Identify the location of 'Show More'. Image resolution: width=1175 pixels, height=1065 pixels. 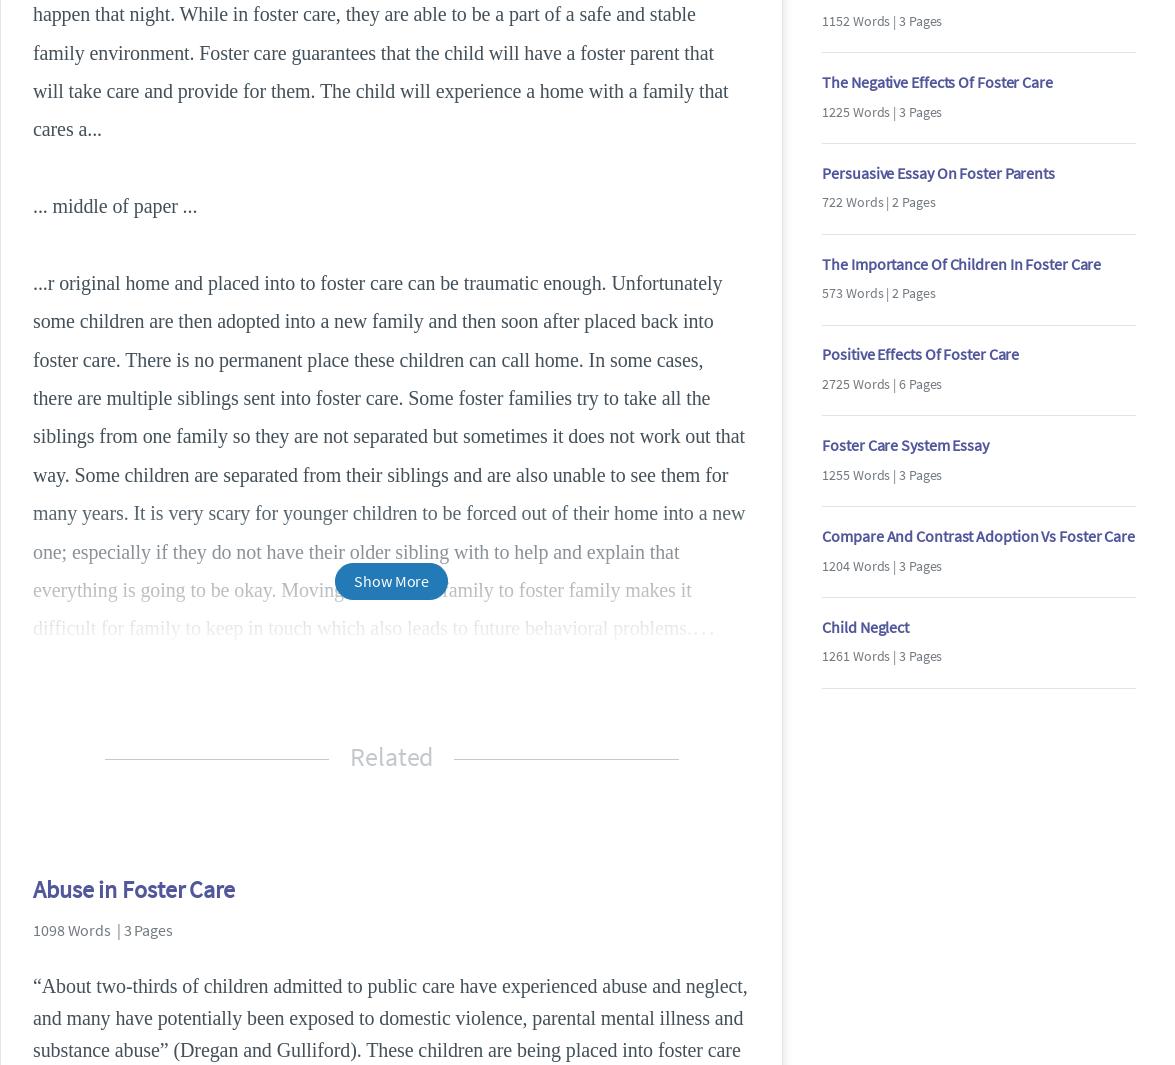
(391, 579).